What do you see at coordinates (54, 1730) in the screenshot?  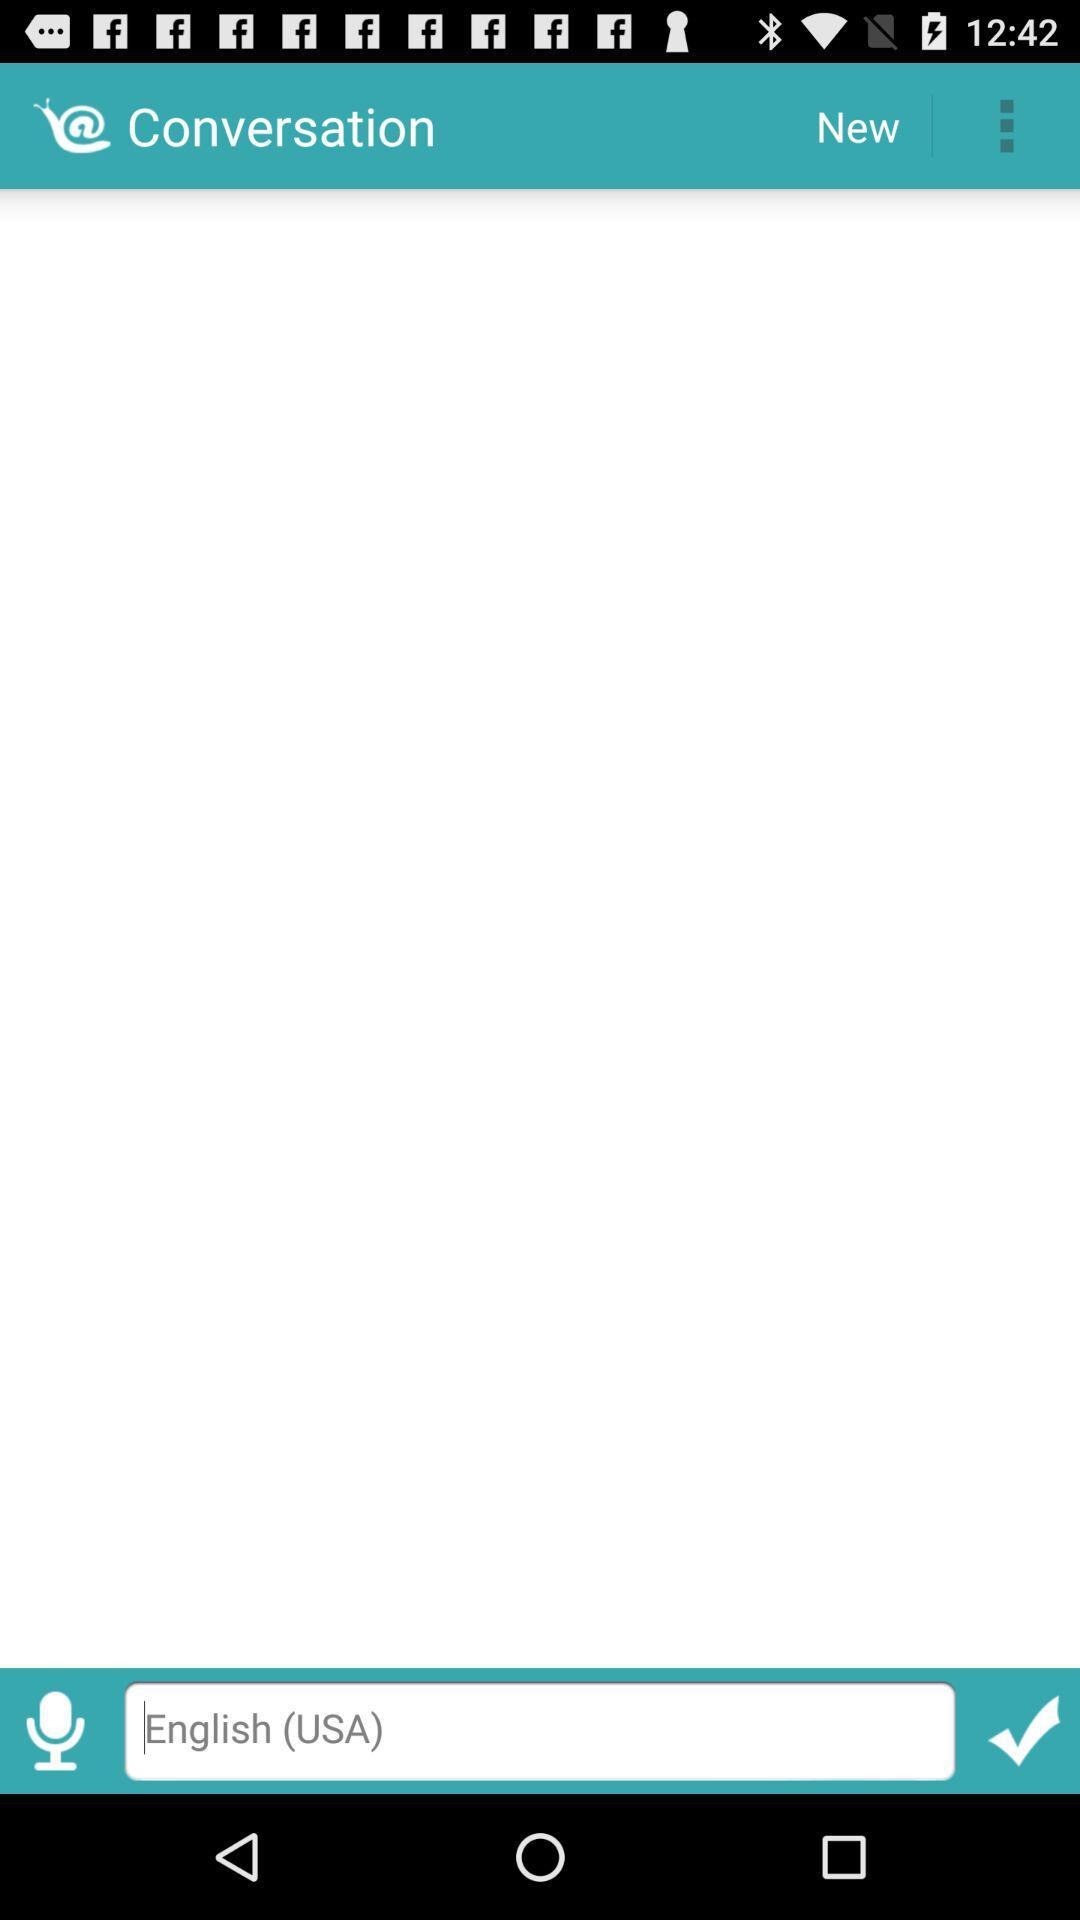 I see `microphone option` at bounding box center [54, 1730].